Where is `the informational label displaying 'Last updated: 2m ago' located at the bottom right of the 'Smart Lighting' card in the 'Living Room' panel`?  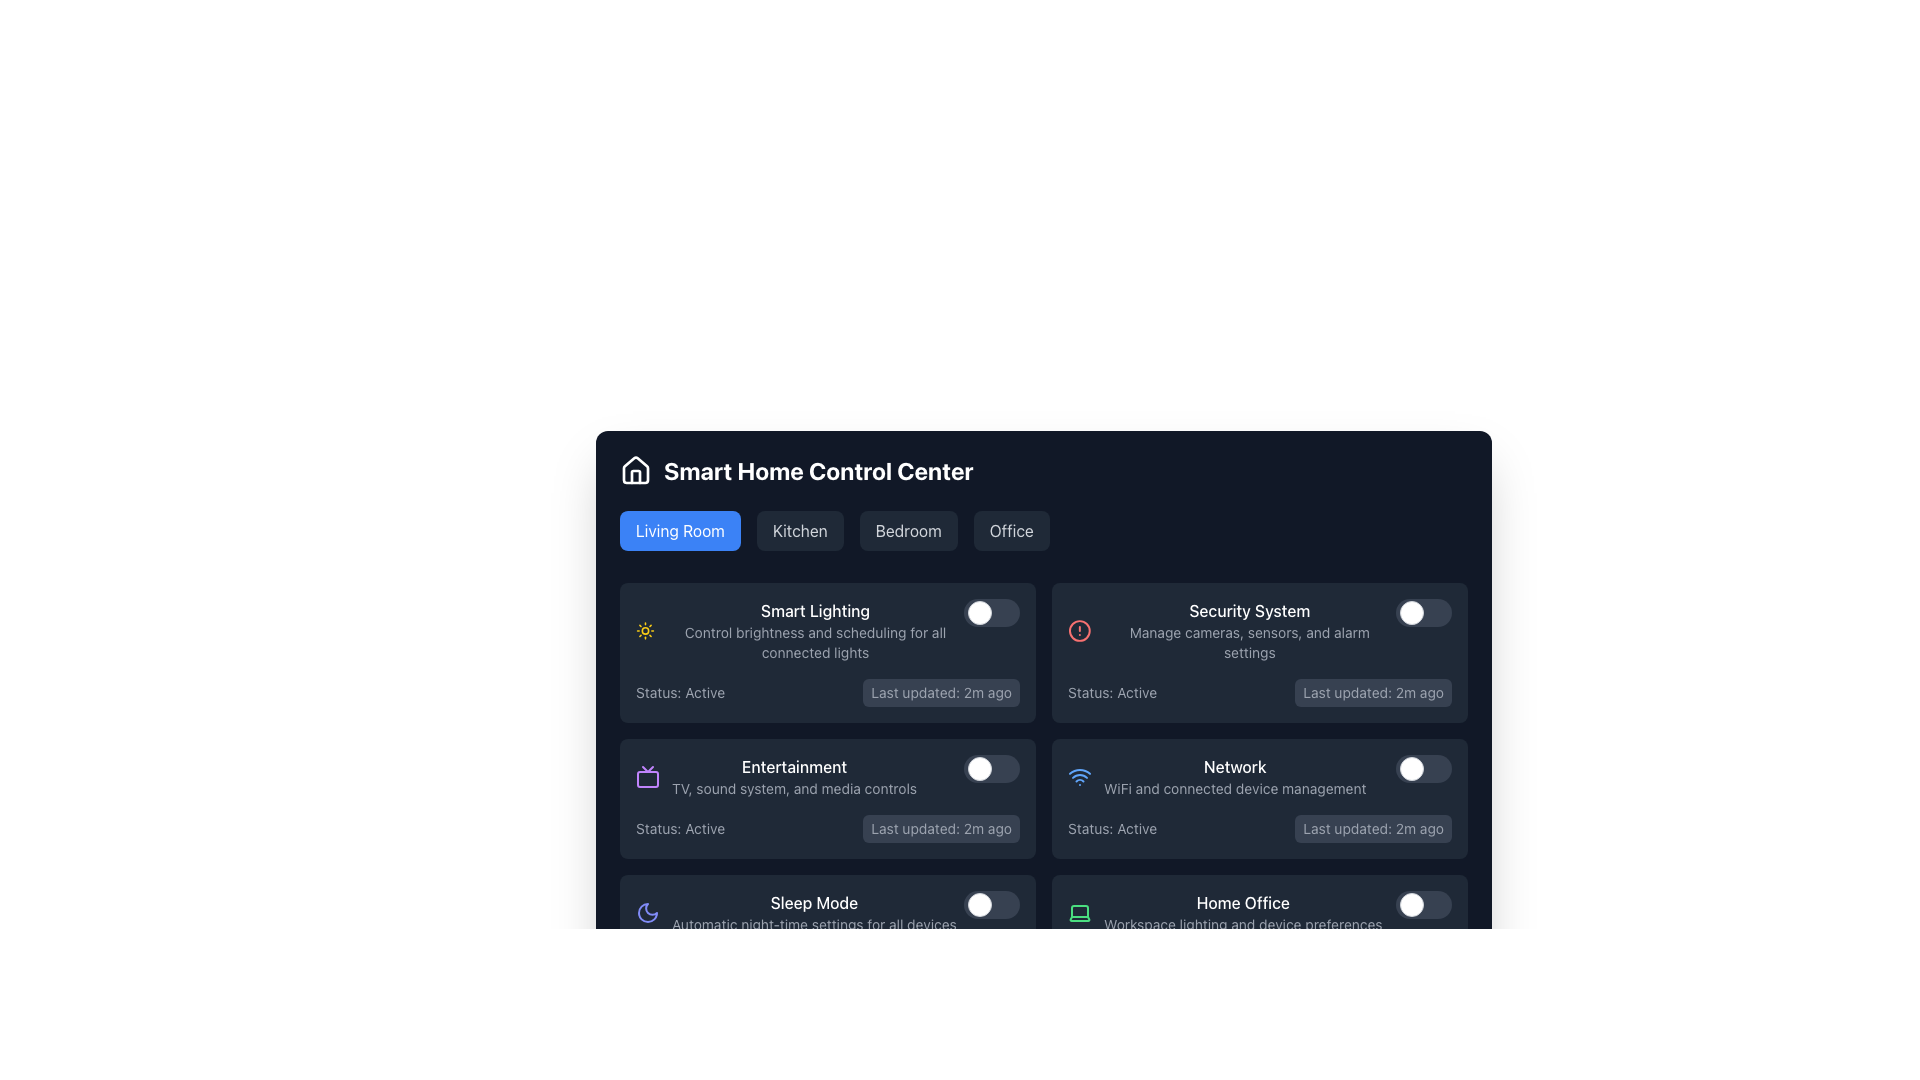
the informational label displaying 'Last updated: 2m ago' located at the bottom right of the 'Smart Lighting' card in the 'Living Room' panel is located at coordinates (940, 692).